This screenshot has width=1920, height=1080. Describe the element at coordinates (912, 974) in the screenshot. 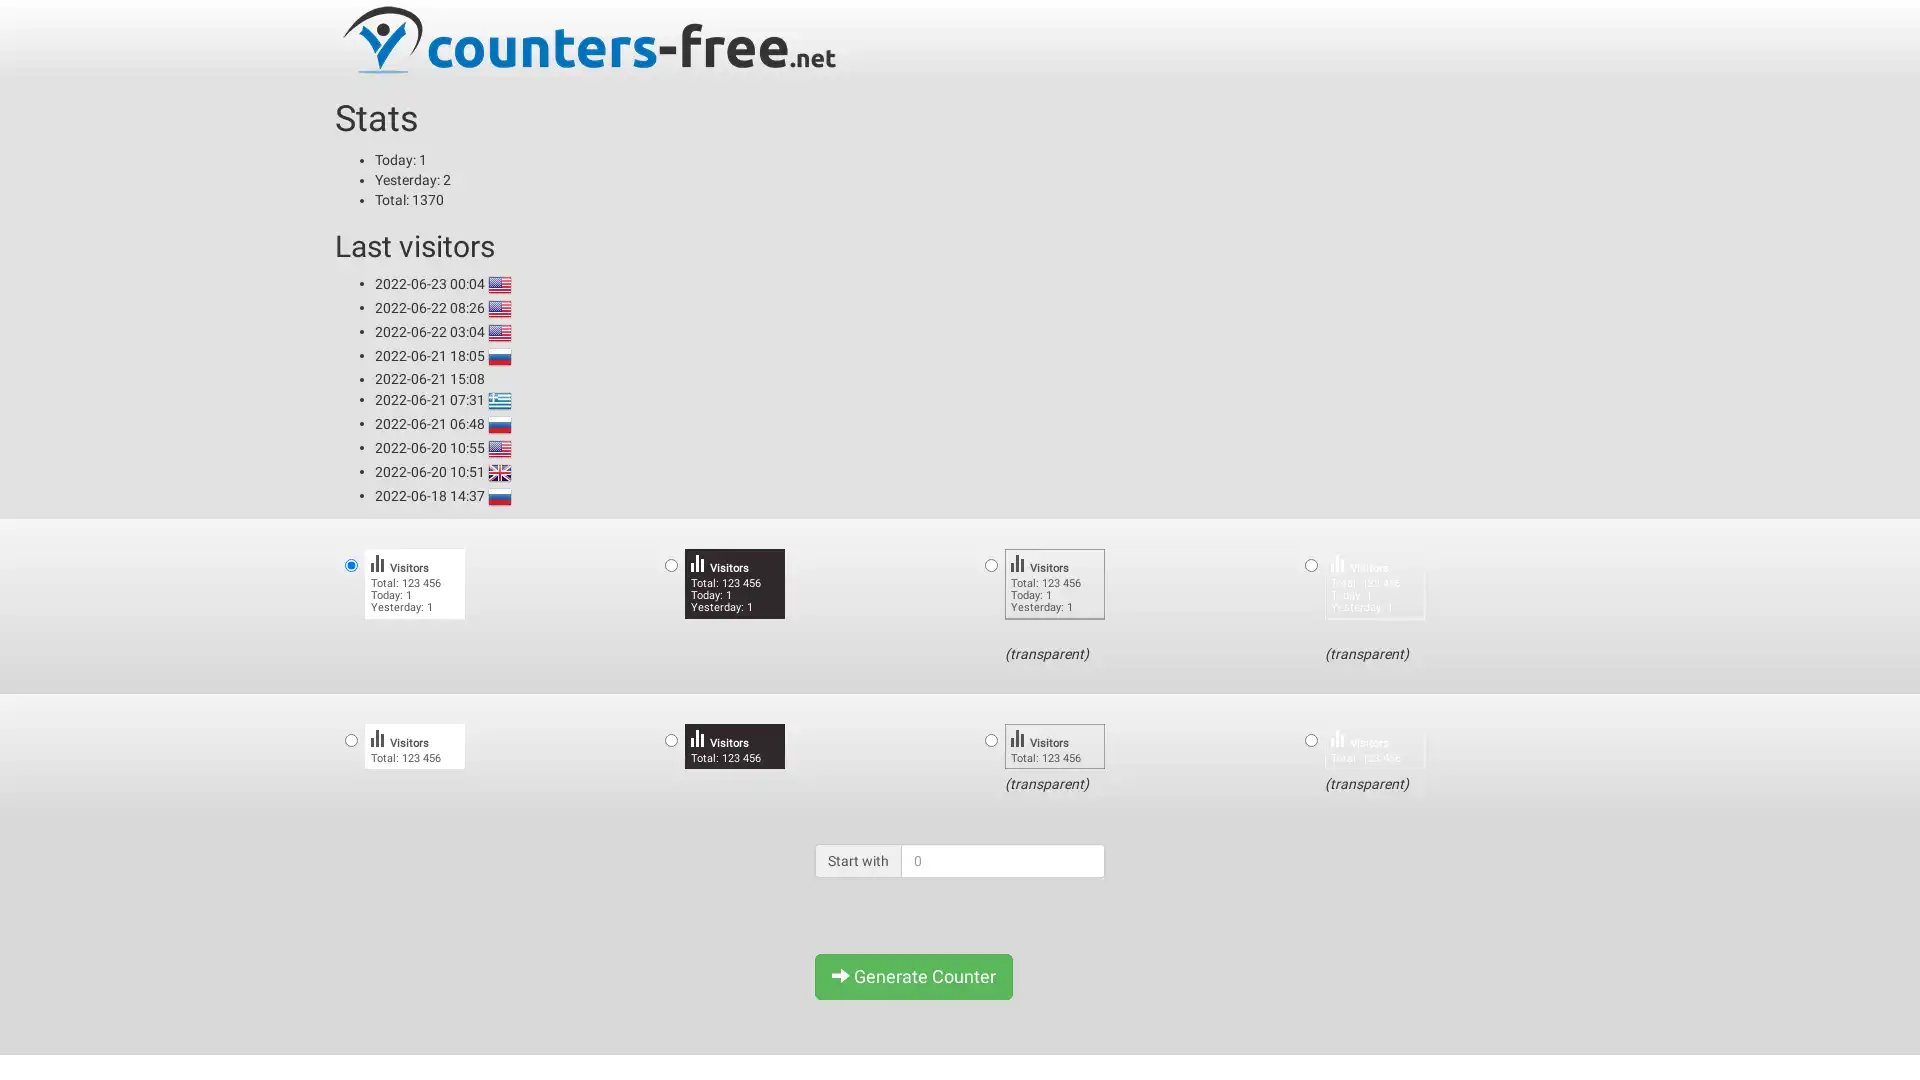

I see `Generate Counter` at that location.